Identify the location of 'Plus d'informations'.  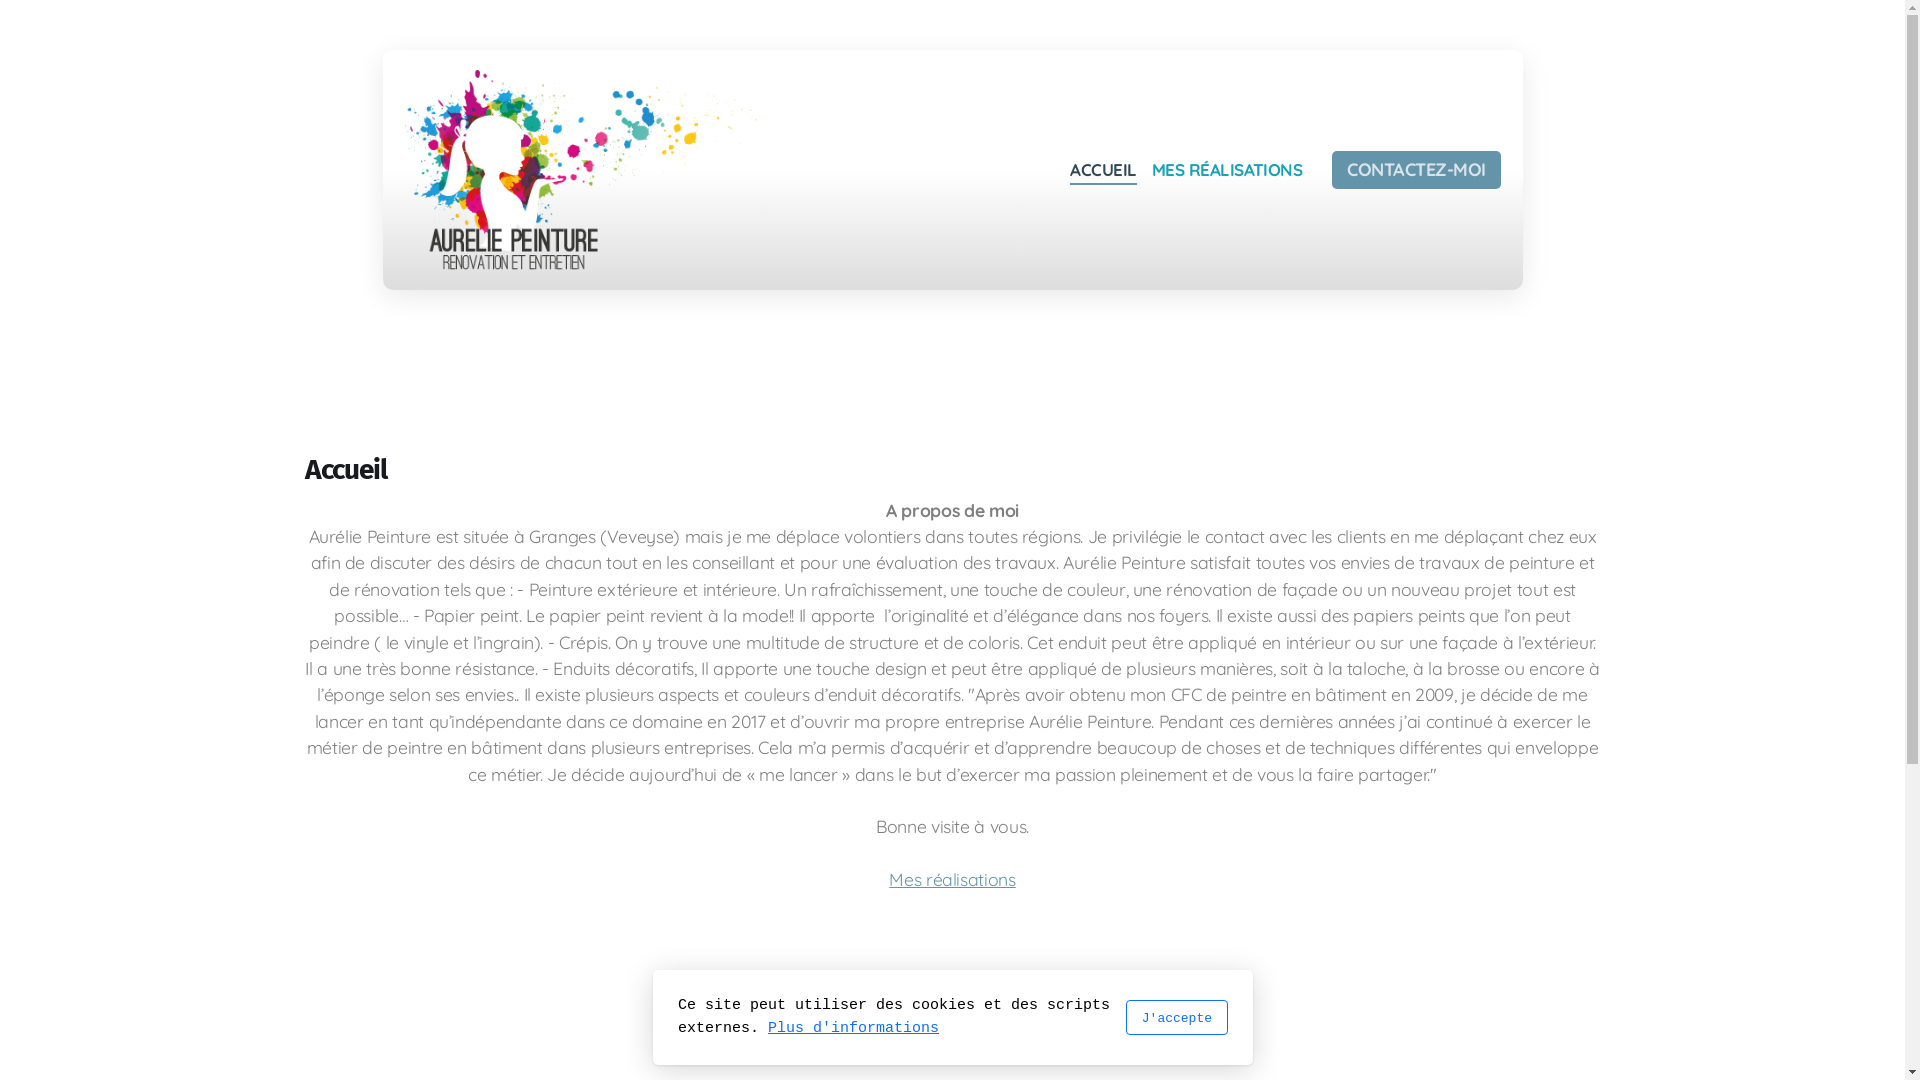
(853, 1028).